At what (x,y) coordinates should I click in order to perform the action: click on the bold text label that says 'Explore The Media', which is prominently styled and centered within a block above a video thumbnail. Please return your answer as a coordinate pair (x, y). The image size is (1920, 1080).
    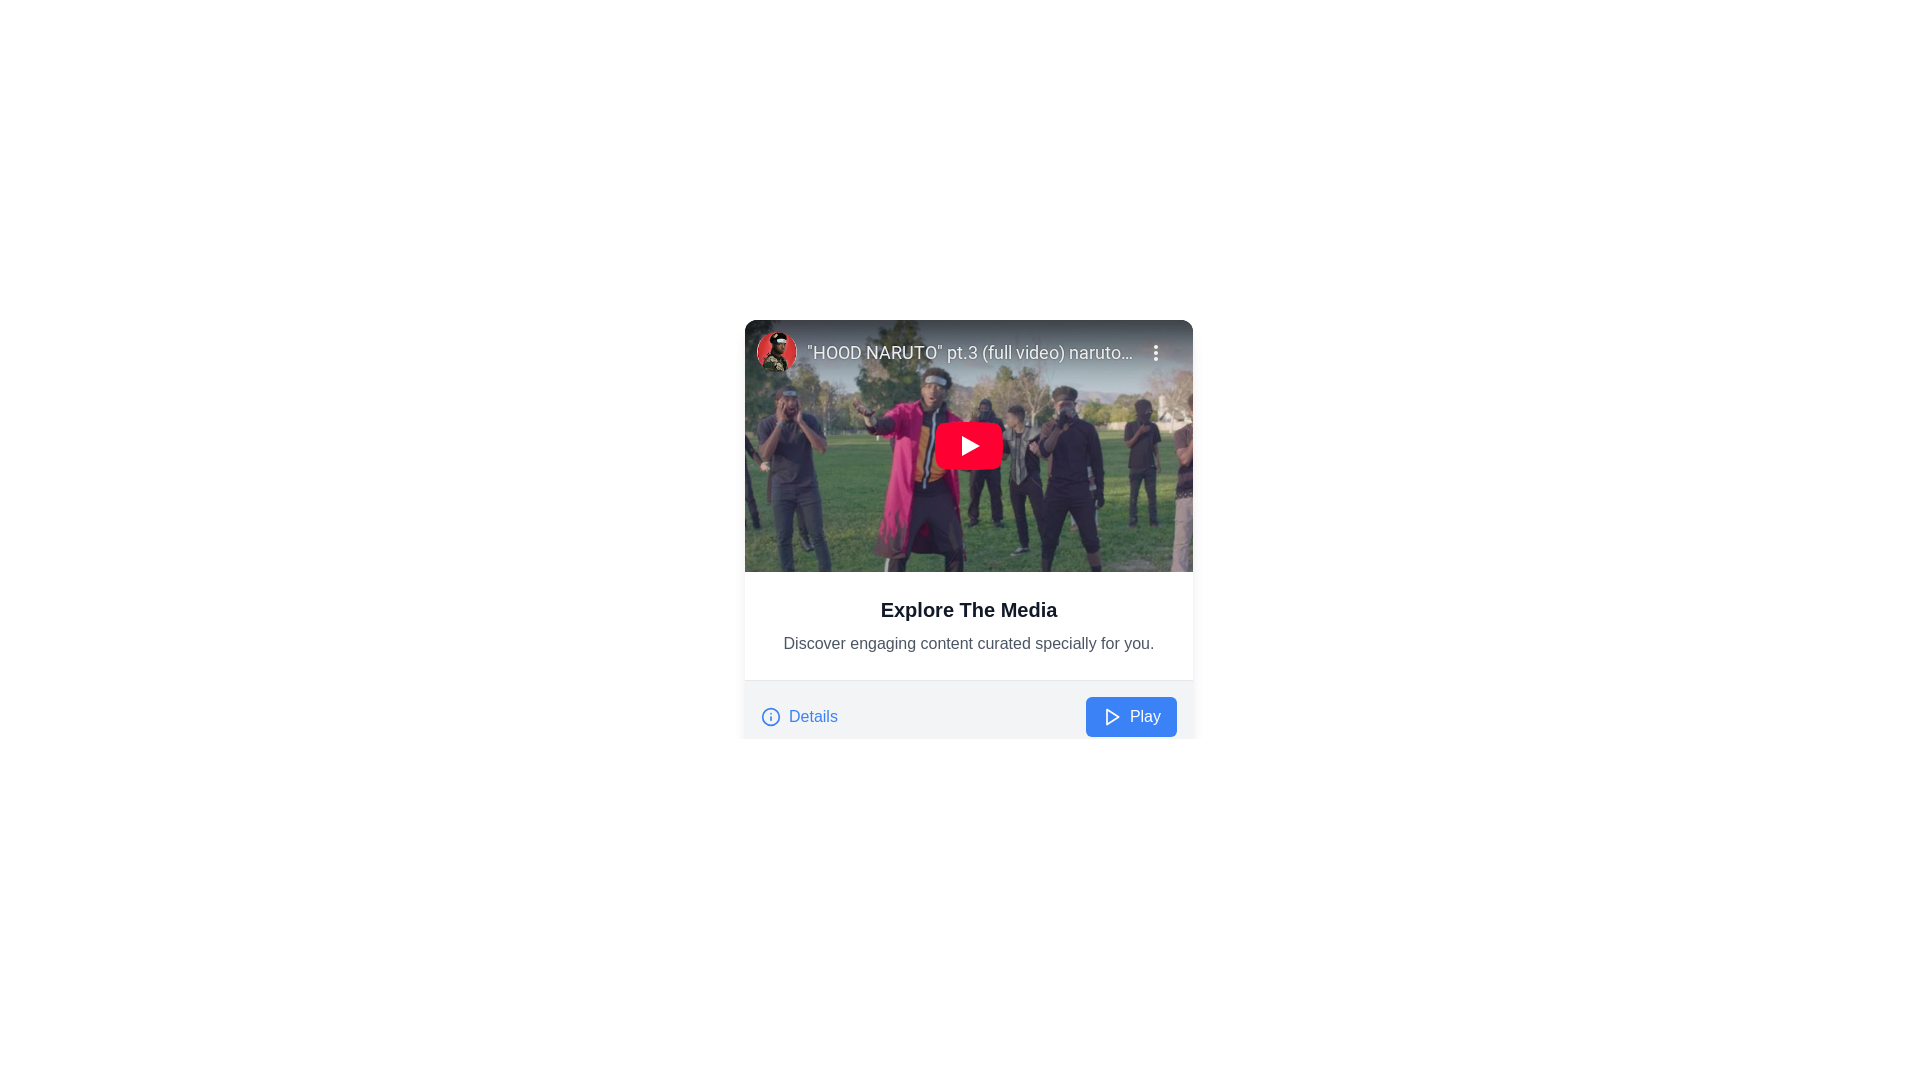
    Looking at the image, I should click on (969, 608).